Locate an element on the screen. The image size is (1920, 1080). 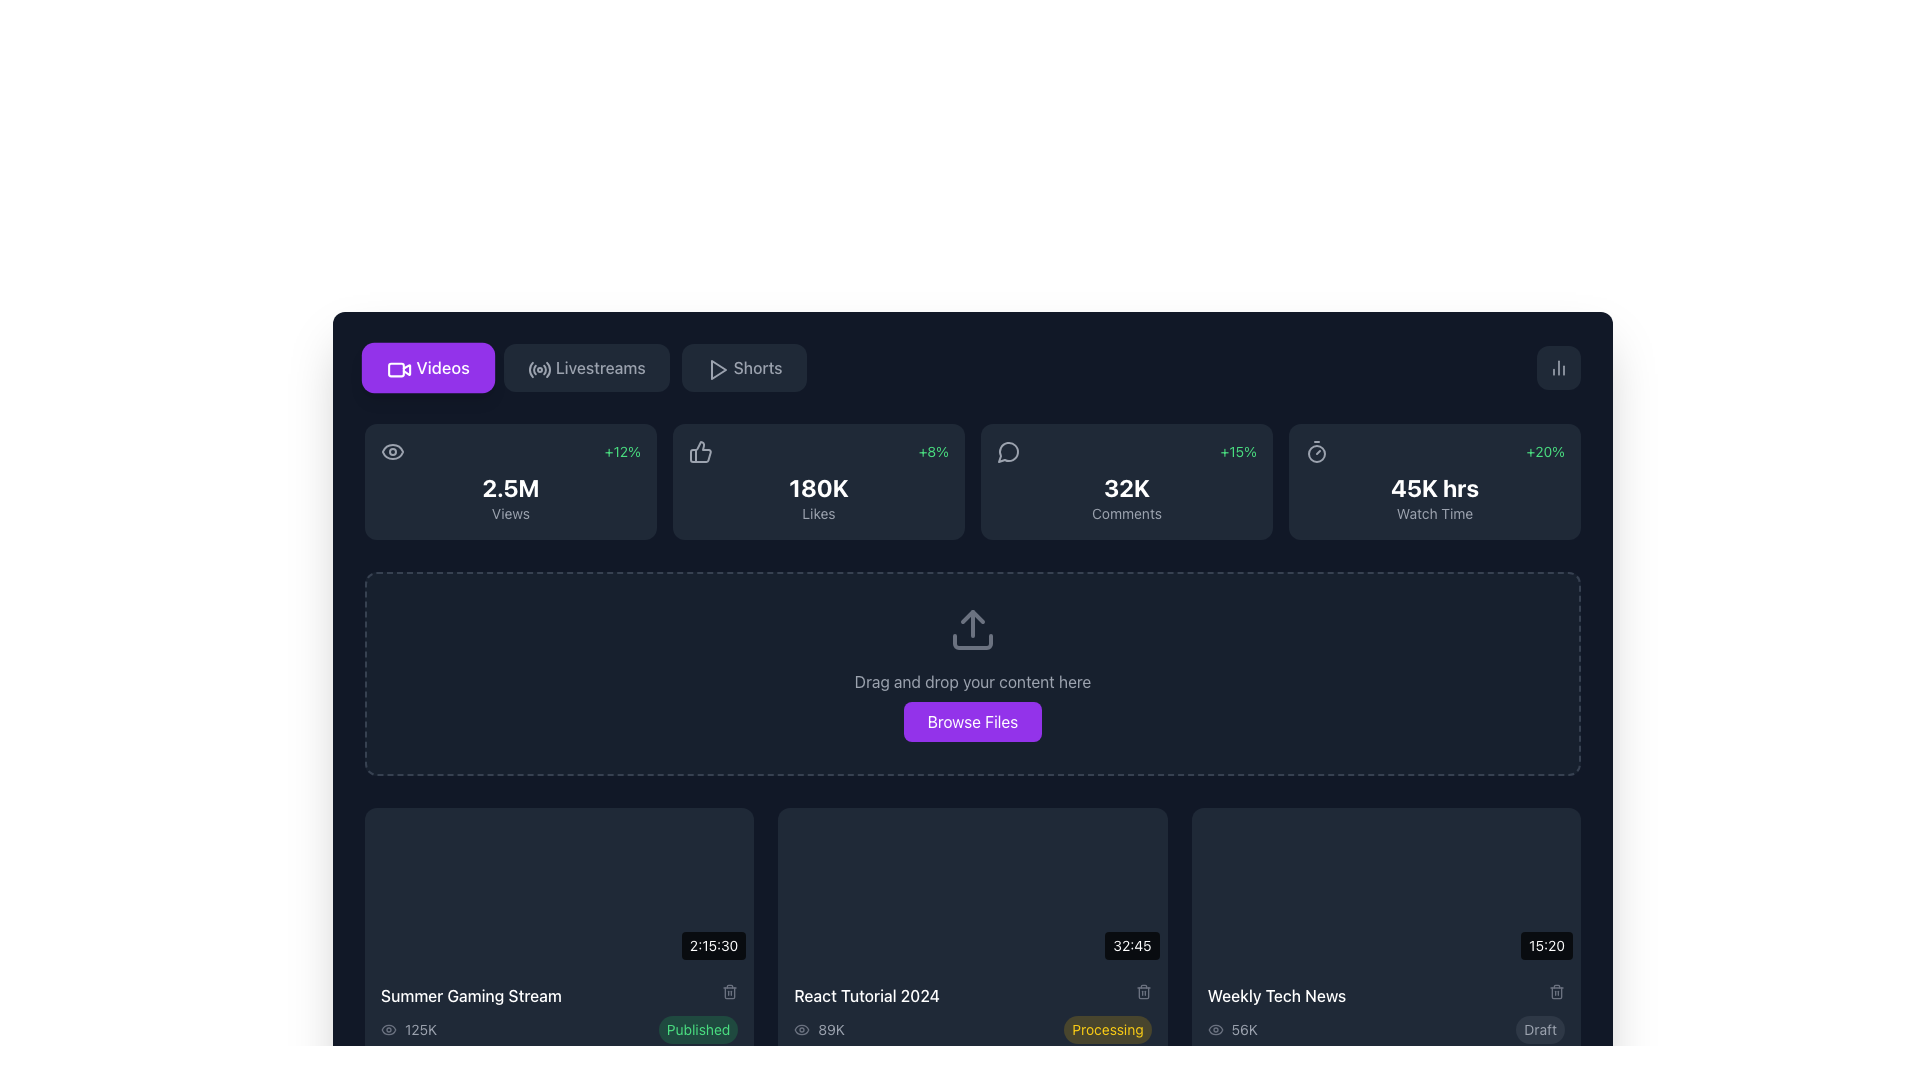
the 'Videos' icon in the navigation menu, which is part of a purple button indicating video content is located at coordinates (399, 370).